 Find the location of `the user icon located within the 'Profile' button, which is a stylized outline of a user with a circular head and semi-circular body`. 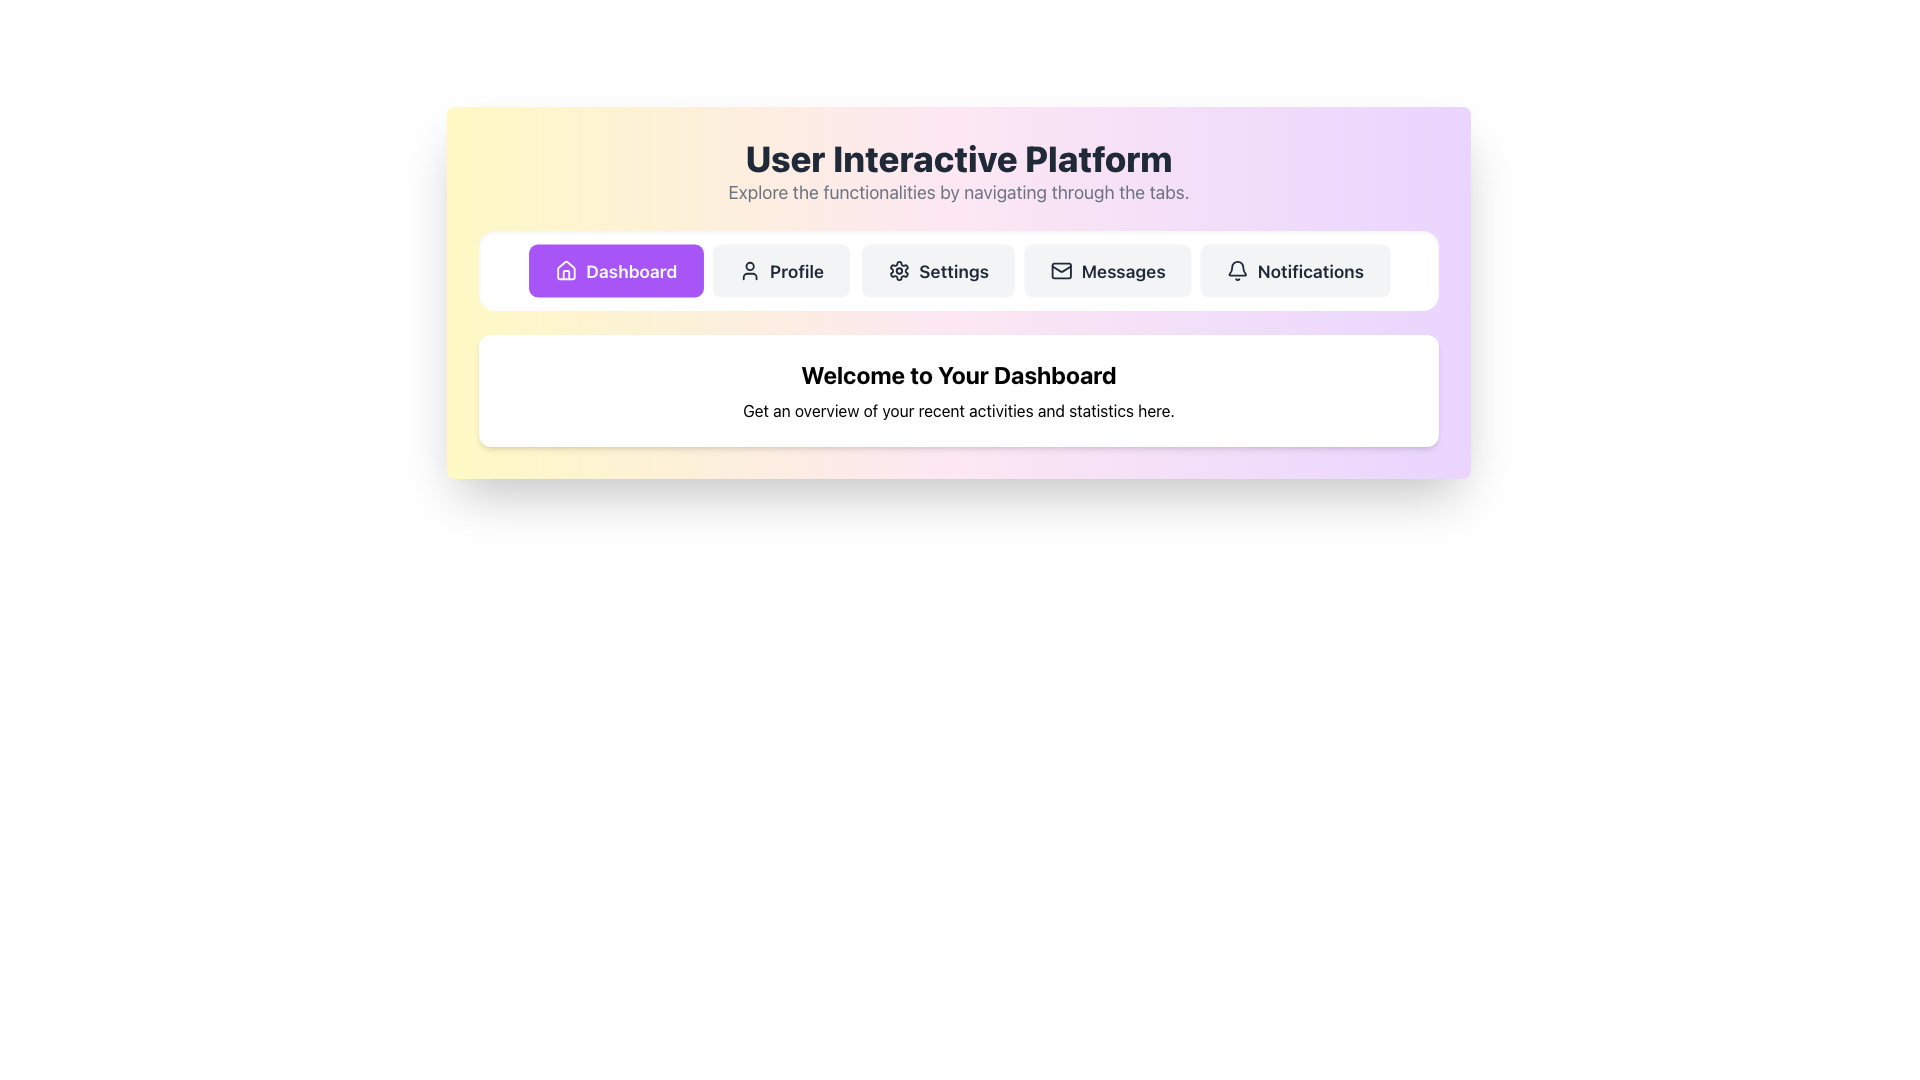

the user icon located within the 'Profile' button, which is a stylized outline of a user with a circular head and semi-circular body is located at coordinates (749, 270).